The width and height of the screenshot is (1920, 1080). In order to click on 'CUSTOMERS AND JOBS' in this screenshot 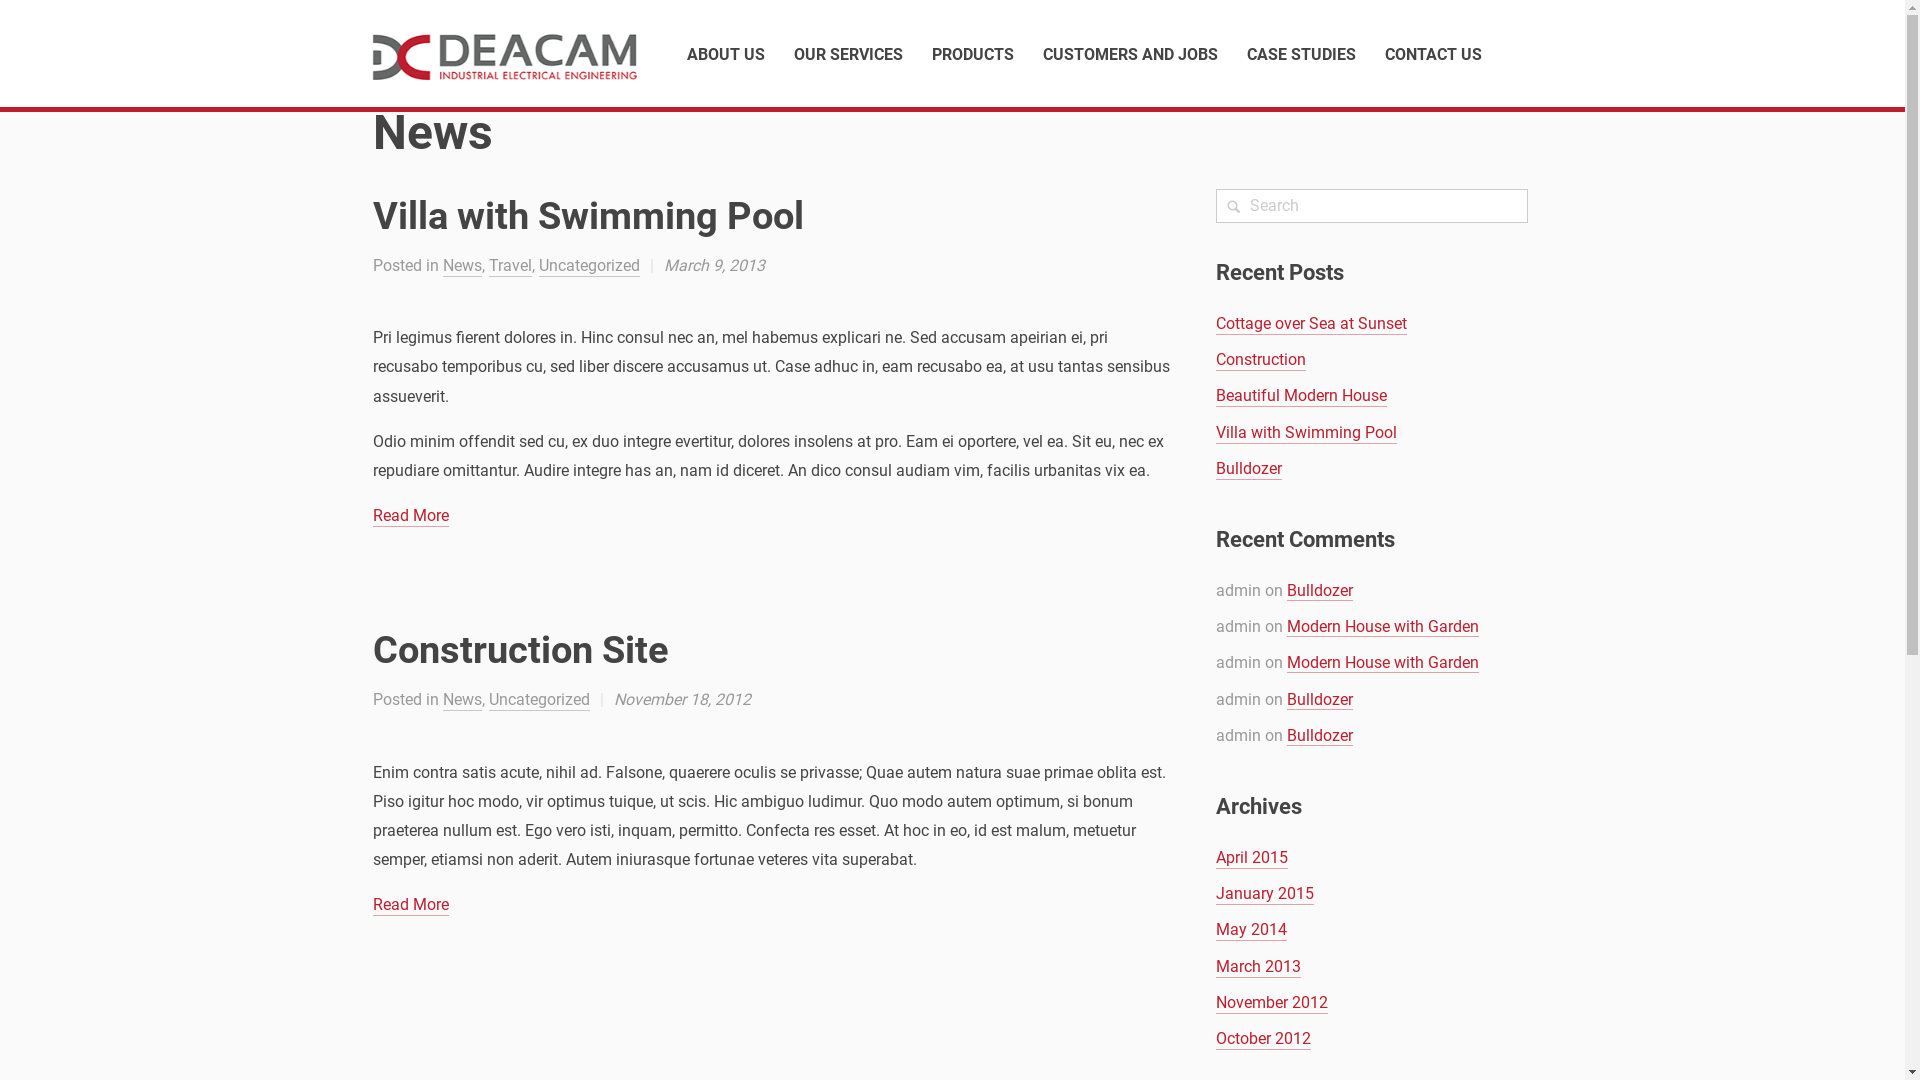, I will do `click(1040, 53)`.